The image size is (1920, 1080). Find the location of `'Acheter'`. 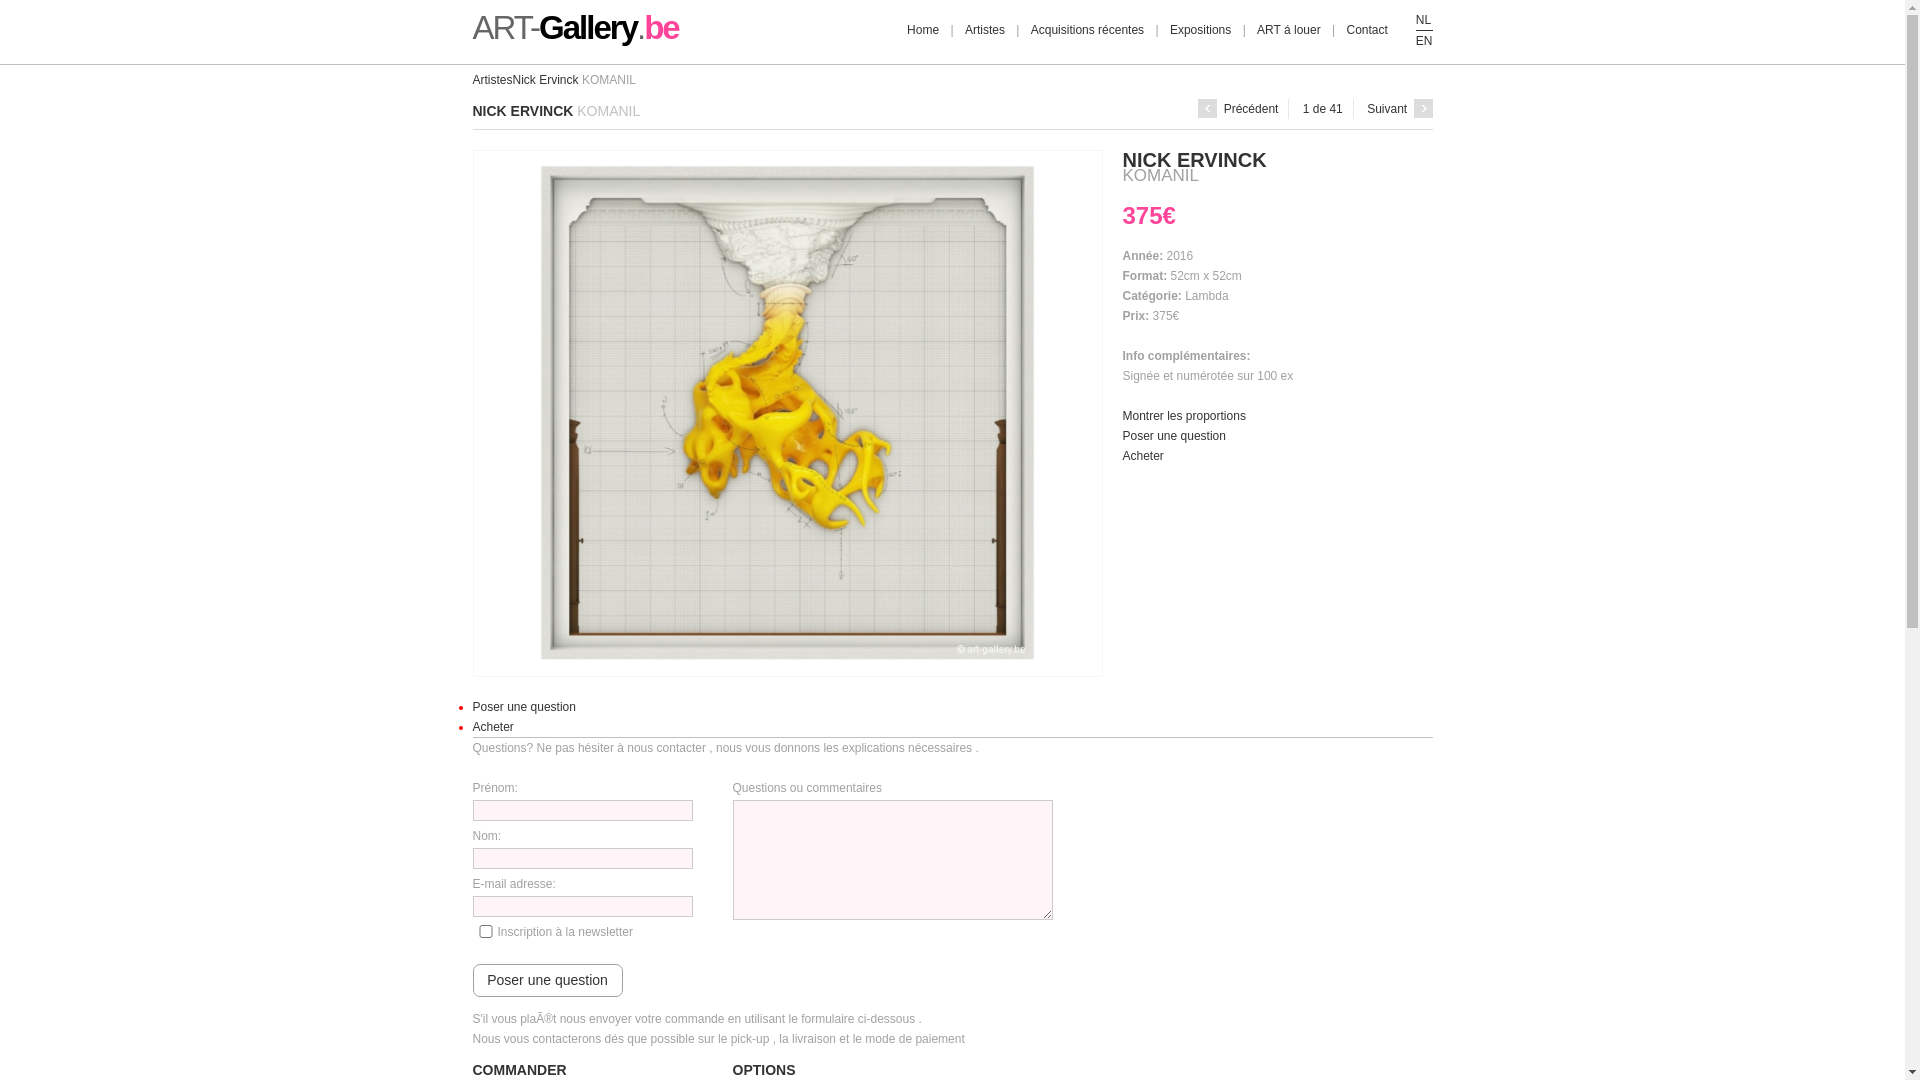

'Acheter' is located at coordinates (492, 726).